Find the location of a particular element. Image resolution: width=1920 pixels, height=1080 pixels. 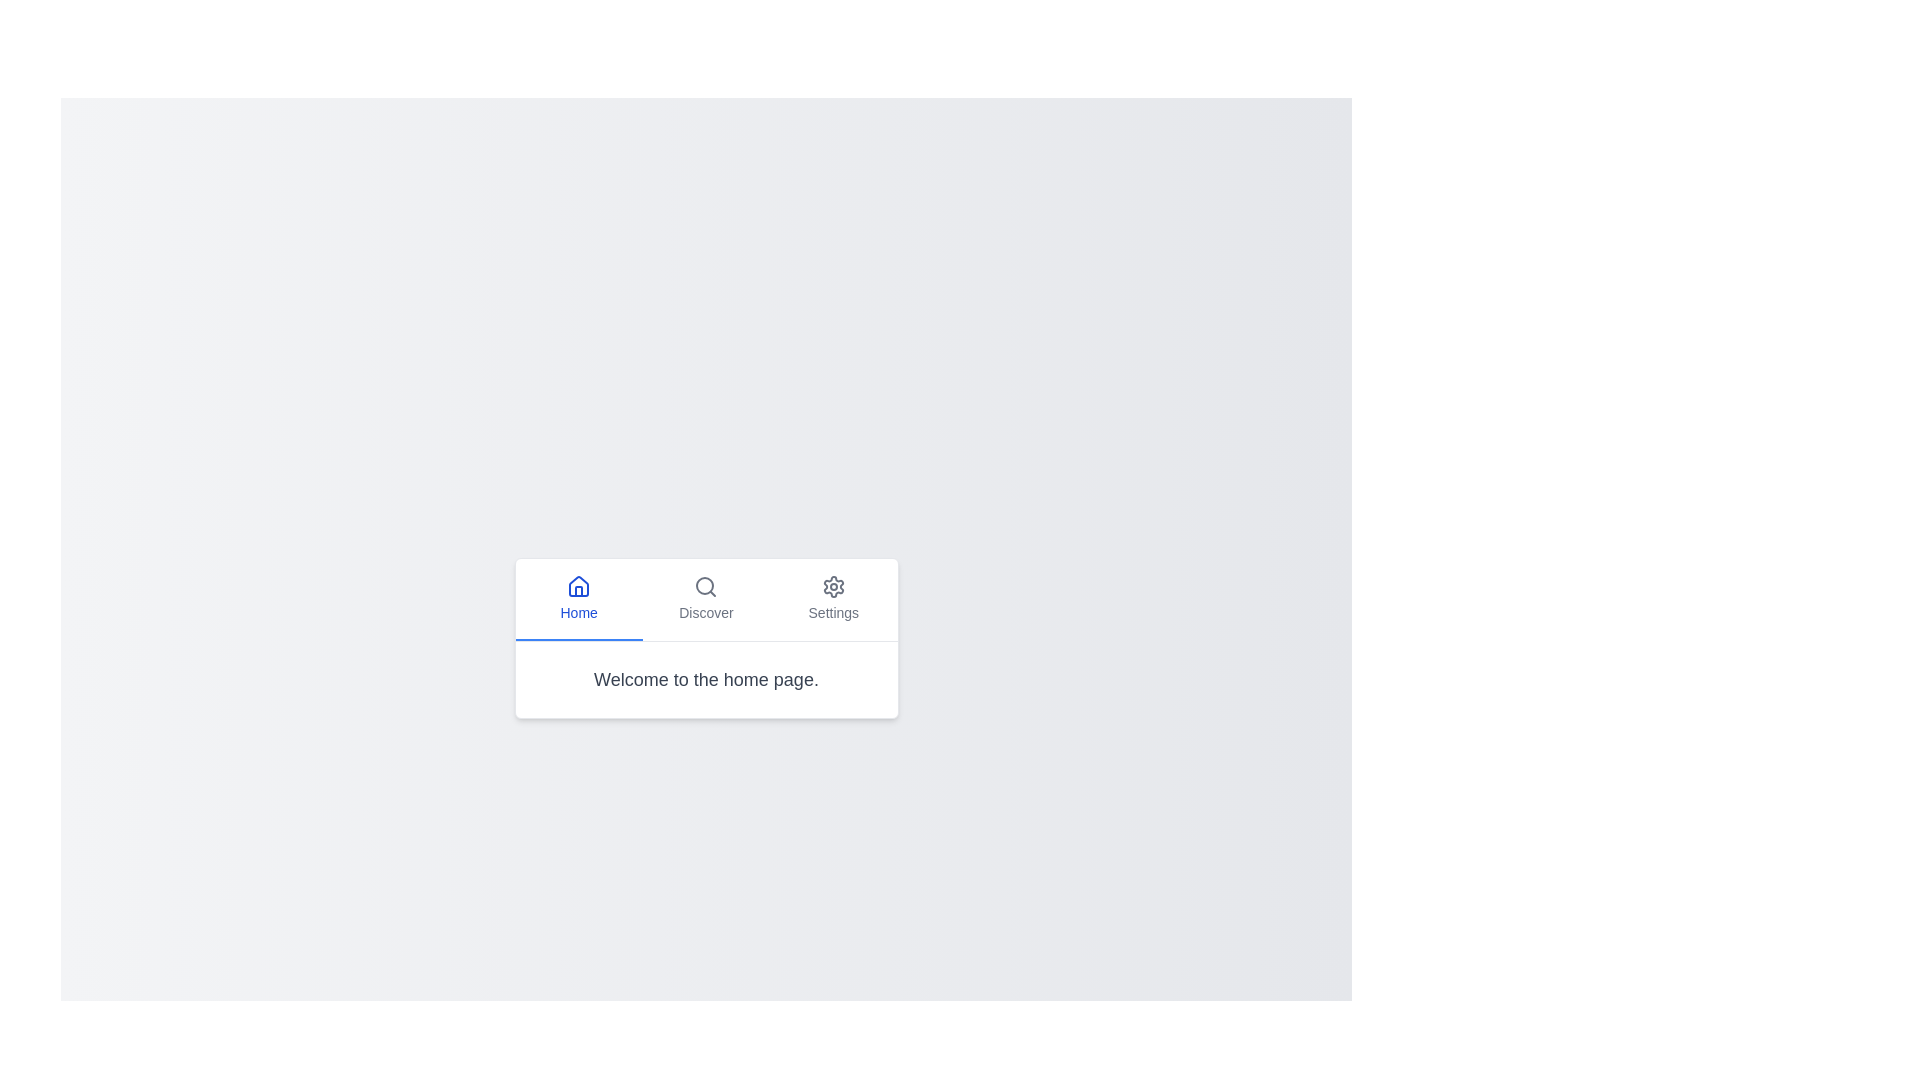

the Discover tab is located at coordinates (705, 597).